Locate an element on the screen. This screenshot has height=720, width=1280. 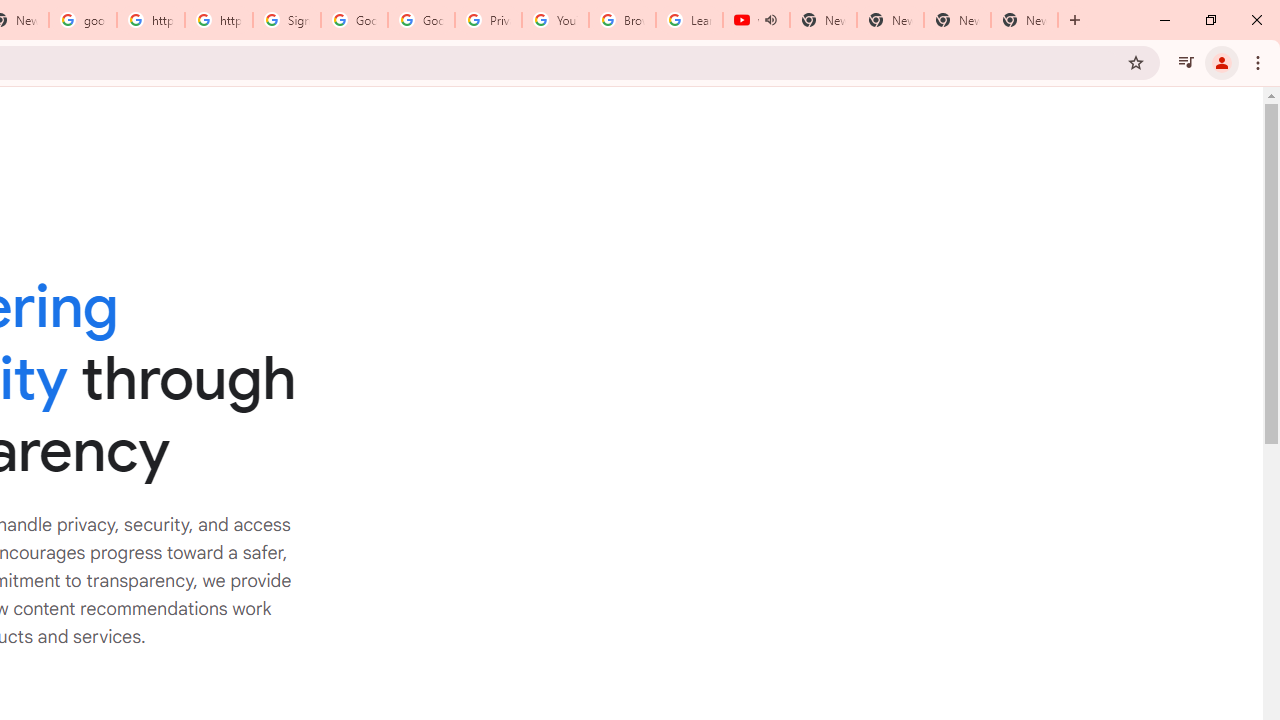
'New Tab' is located at coordinates (1024, 20).